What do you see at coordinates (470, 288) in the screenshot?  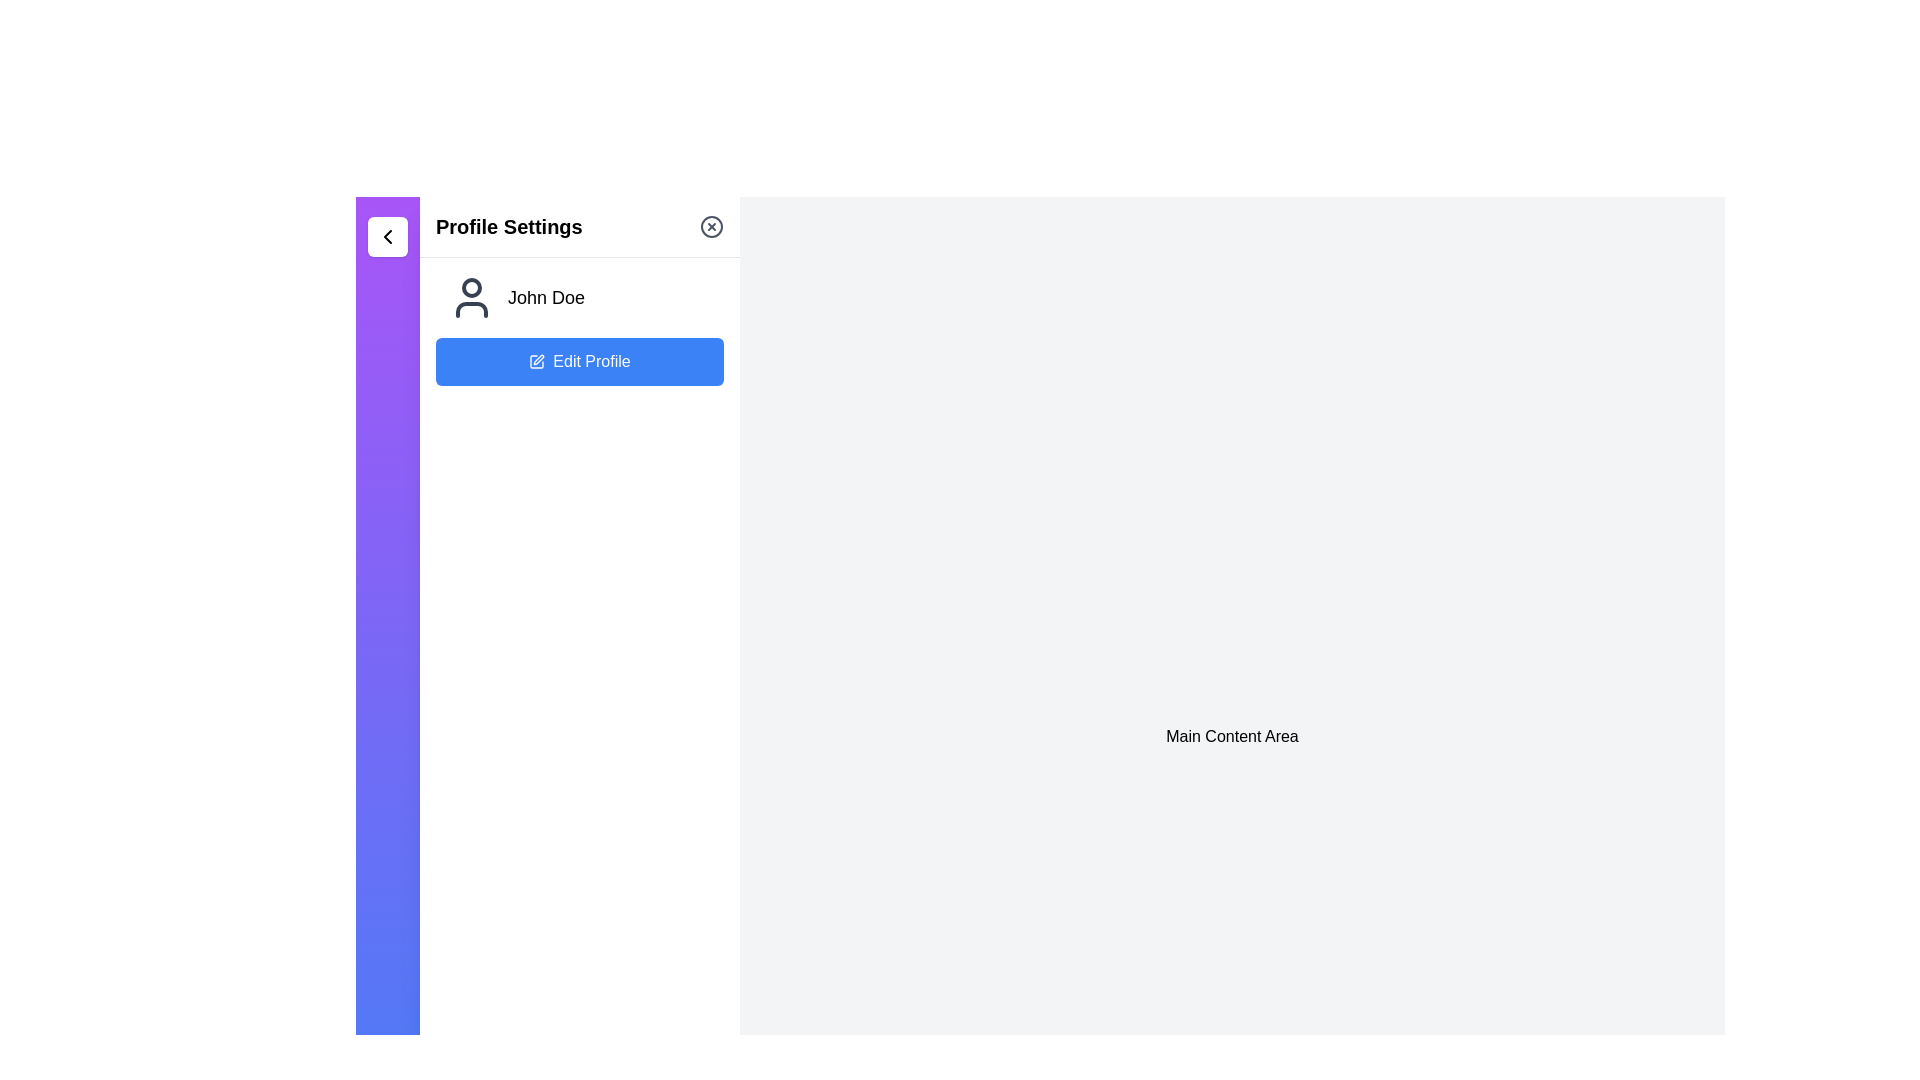 I see `the SVG circle component that is part of the user icon in the profile settings panel, which is positioned above the label 'John Doe.'` at bounding box center [470, 288].